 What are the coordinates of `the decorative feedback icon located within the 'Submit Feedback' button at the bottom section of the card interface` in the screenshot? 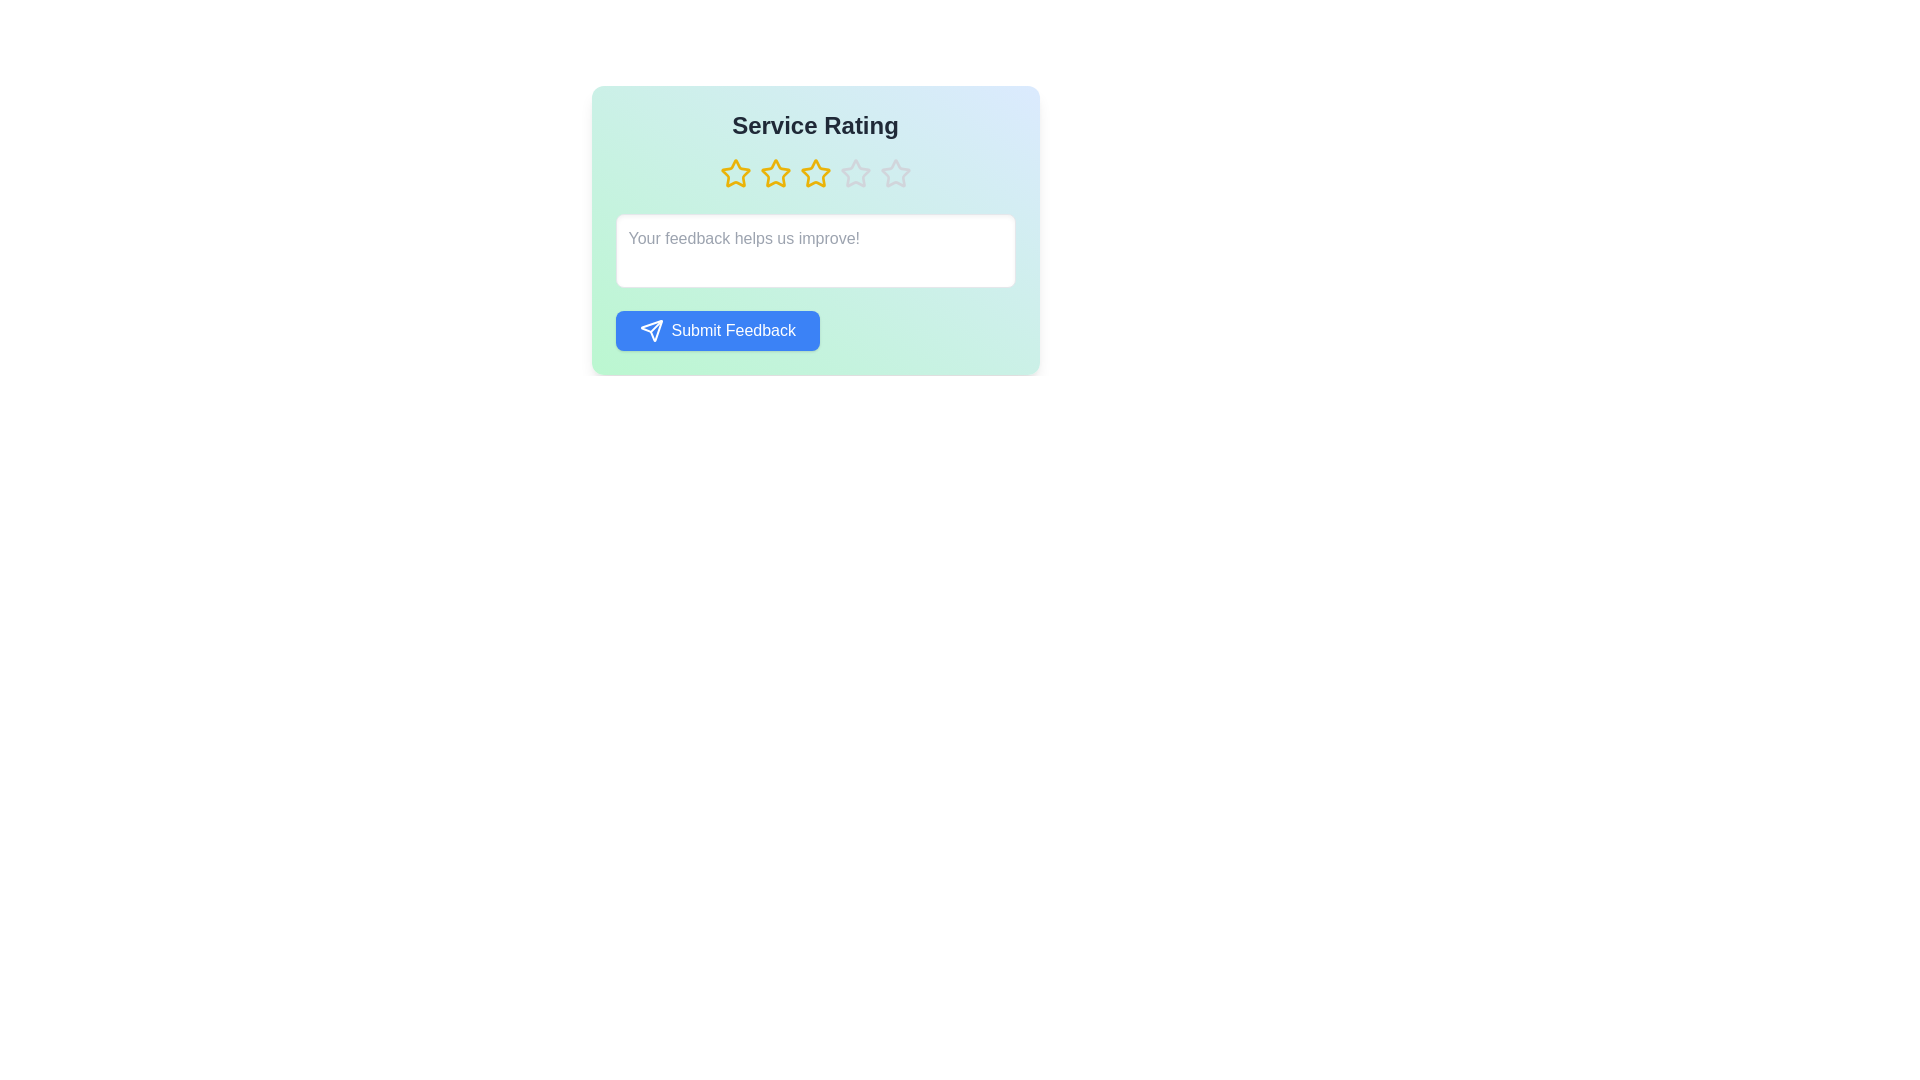 It's located at (651, 330).